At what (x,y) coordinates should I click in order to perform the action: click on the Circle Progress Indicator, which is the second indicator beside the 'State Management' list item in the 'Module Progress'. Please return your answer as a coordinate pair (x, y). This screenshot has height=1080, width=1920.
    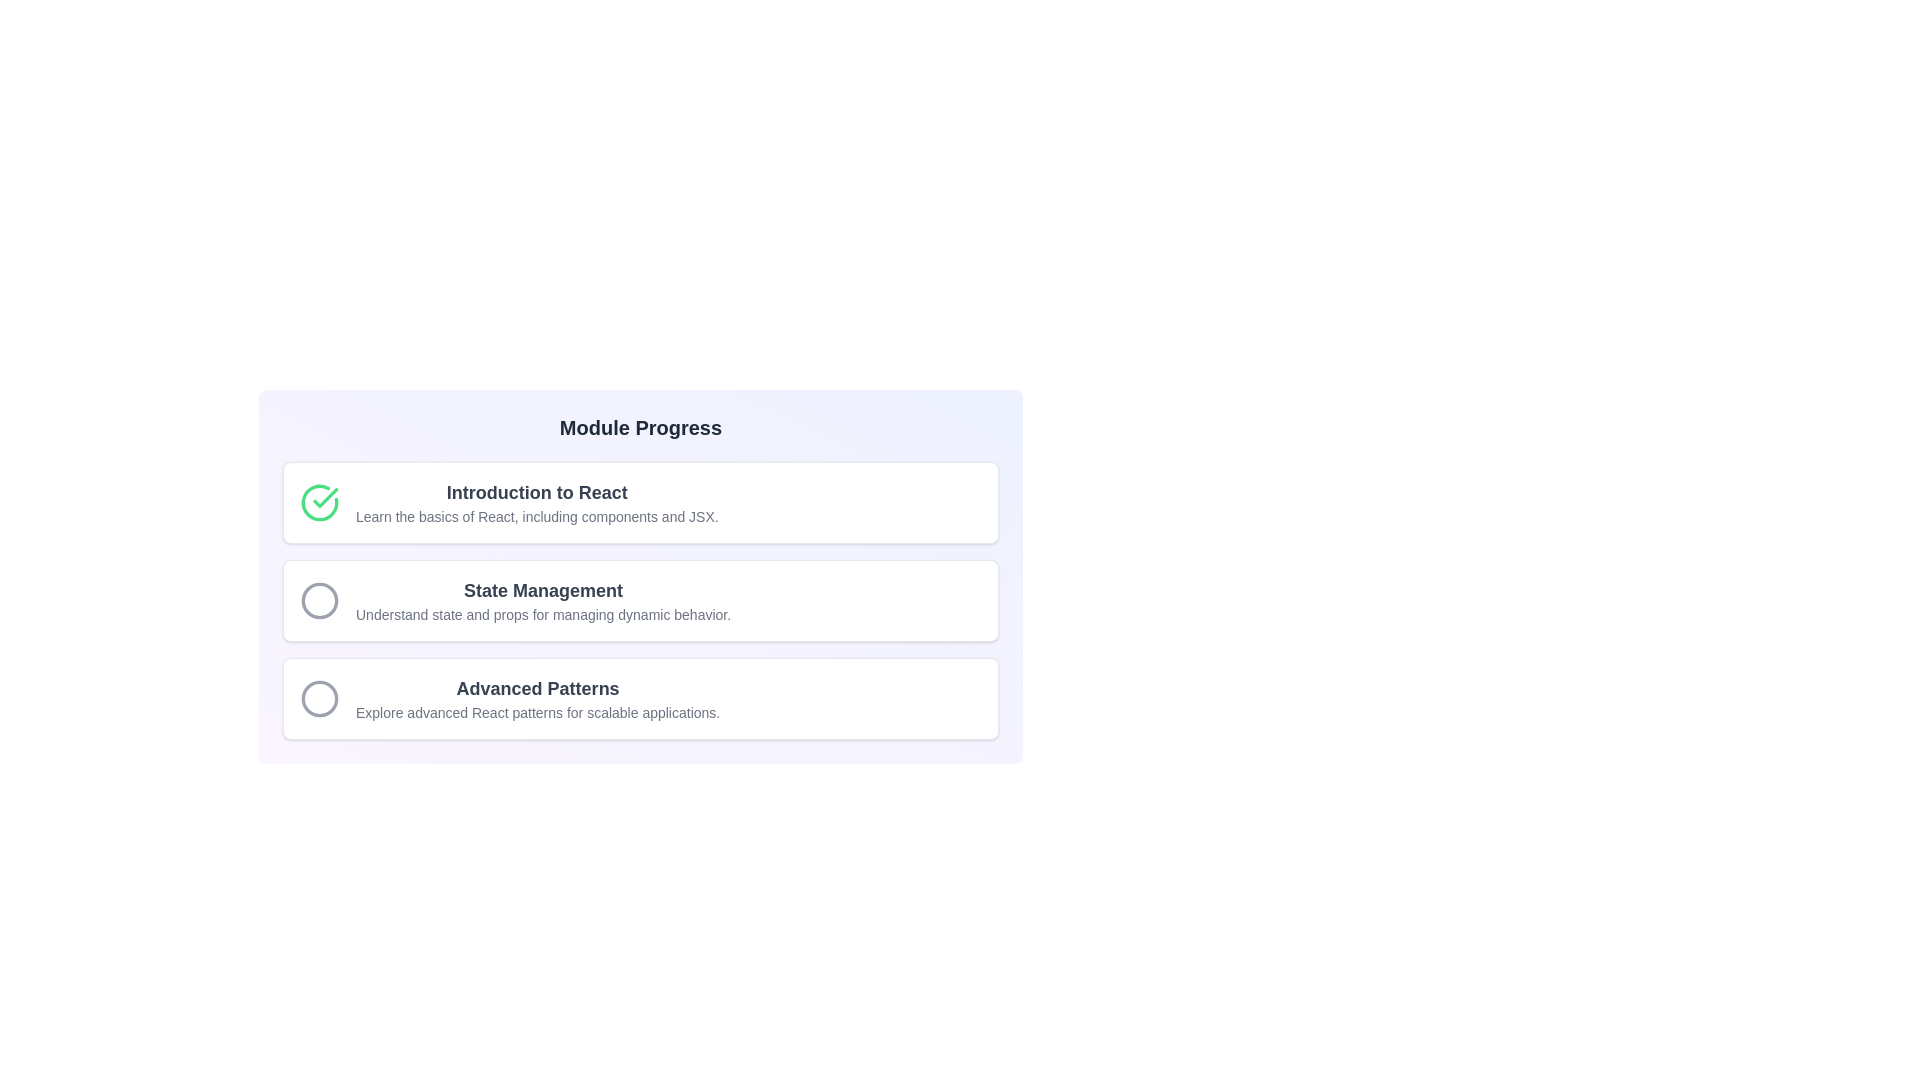
    Looking at the image, I should click on (320, 600).